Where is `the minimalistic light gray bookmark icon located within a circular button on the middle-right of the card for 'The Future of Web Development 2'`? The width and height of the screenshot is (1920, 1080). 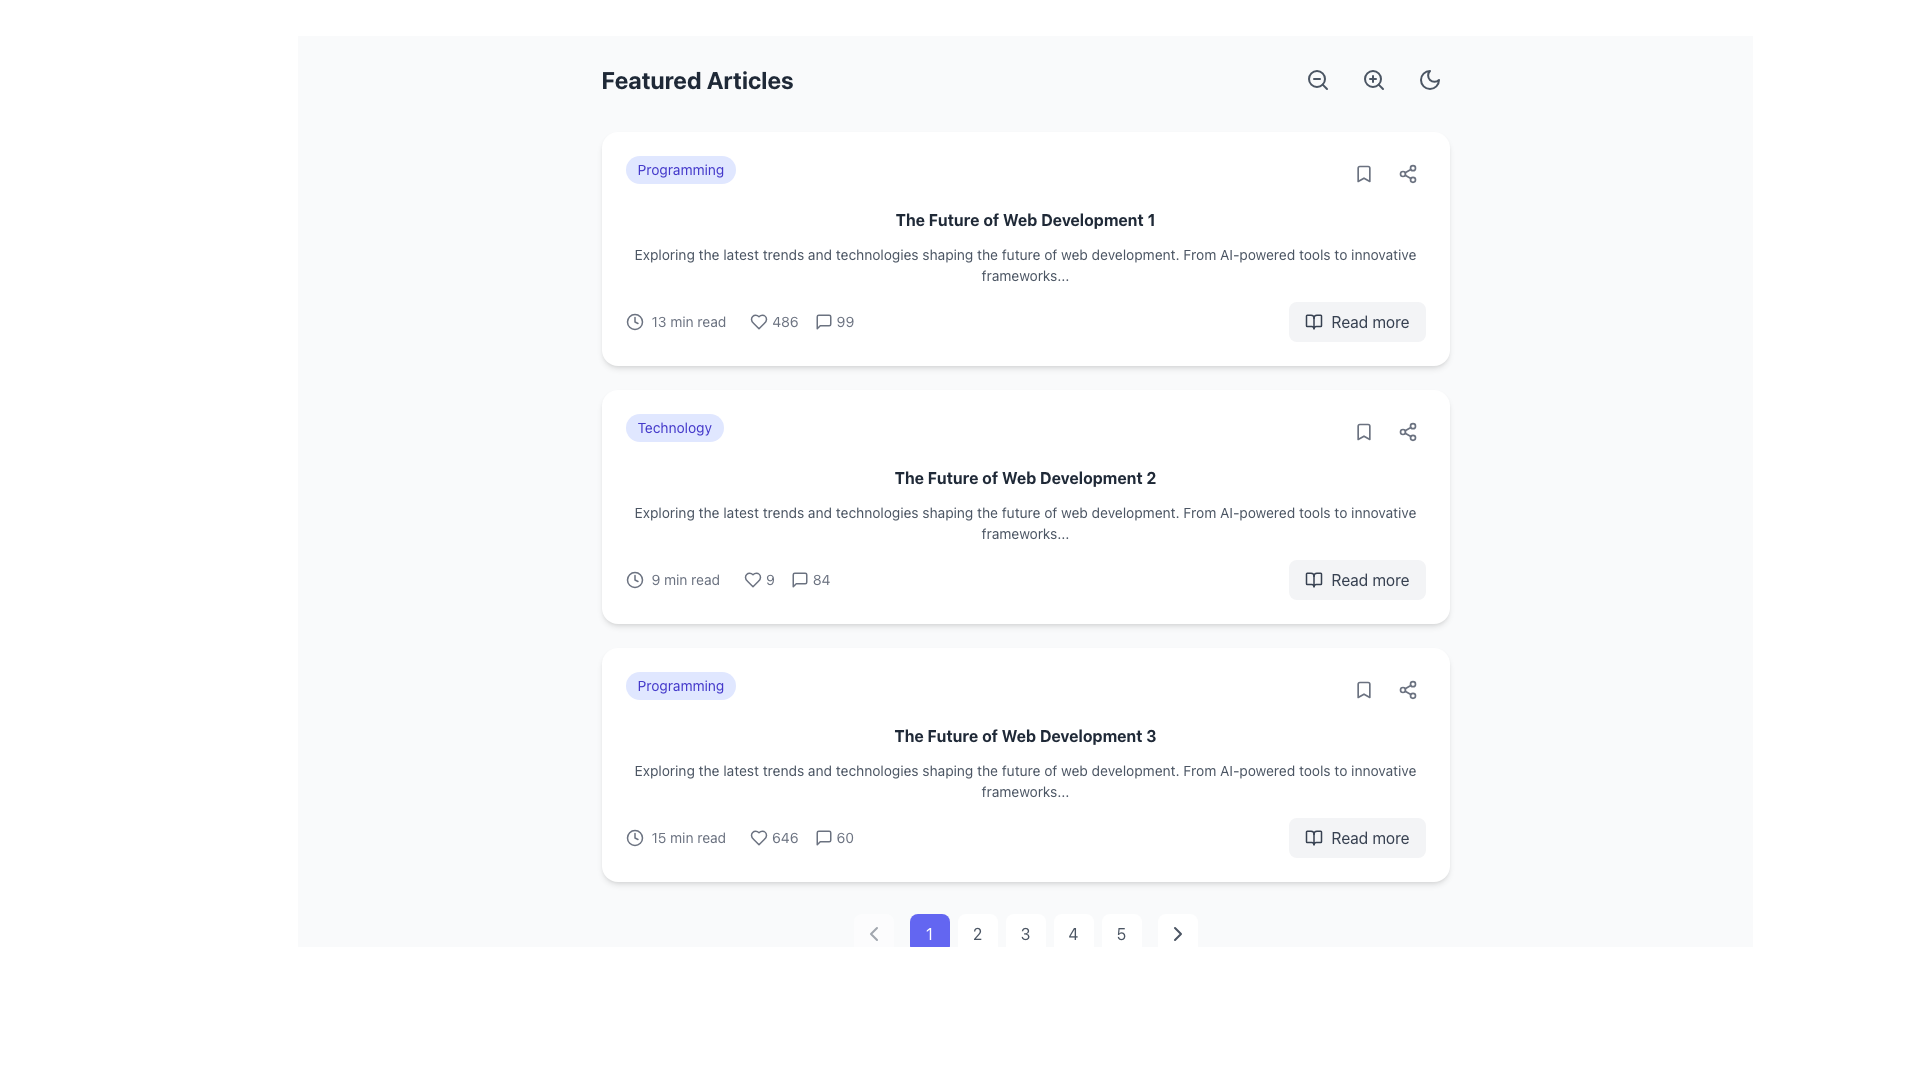
the minimalistic light gray bookmark icon located within a circular button on the middle-right of the card for 'The Future of Web Development 2' is located at coordinates (1362, 431).